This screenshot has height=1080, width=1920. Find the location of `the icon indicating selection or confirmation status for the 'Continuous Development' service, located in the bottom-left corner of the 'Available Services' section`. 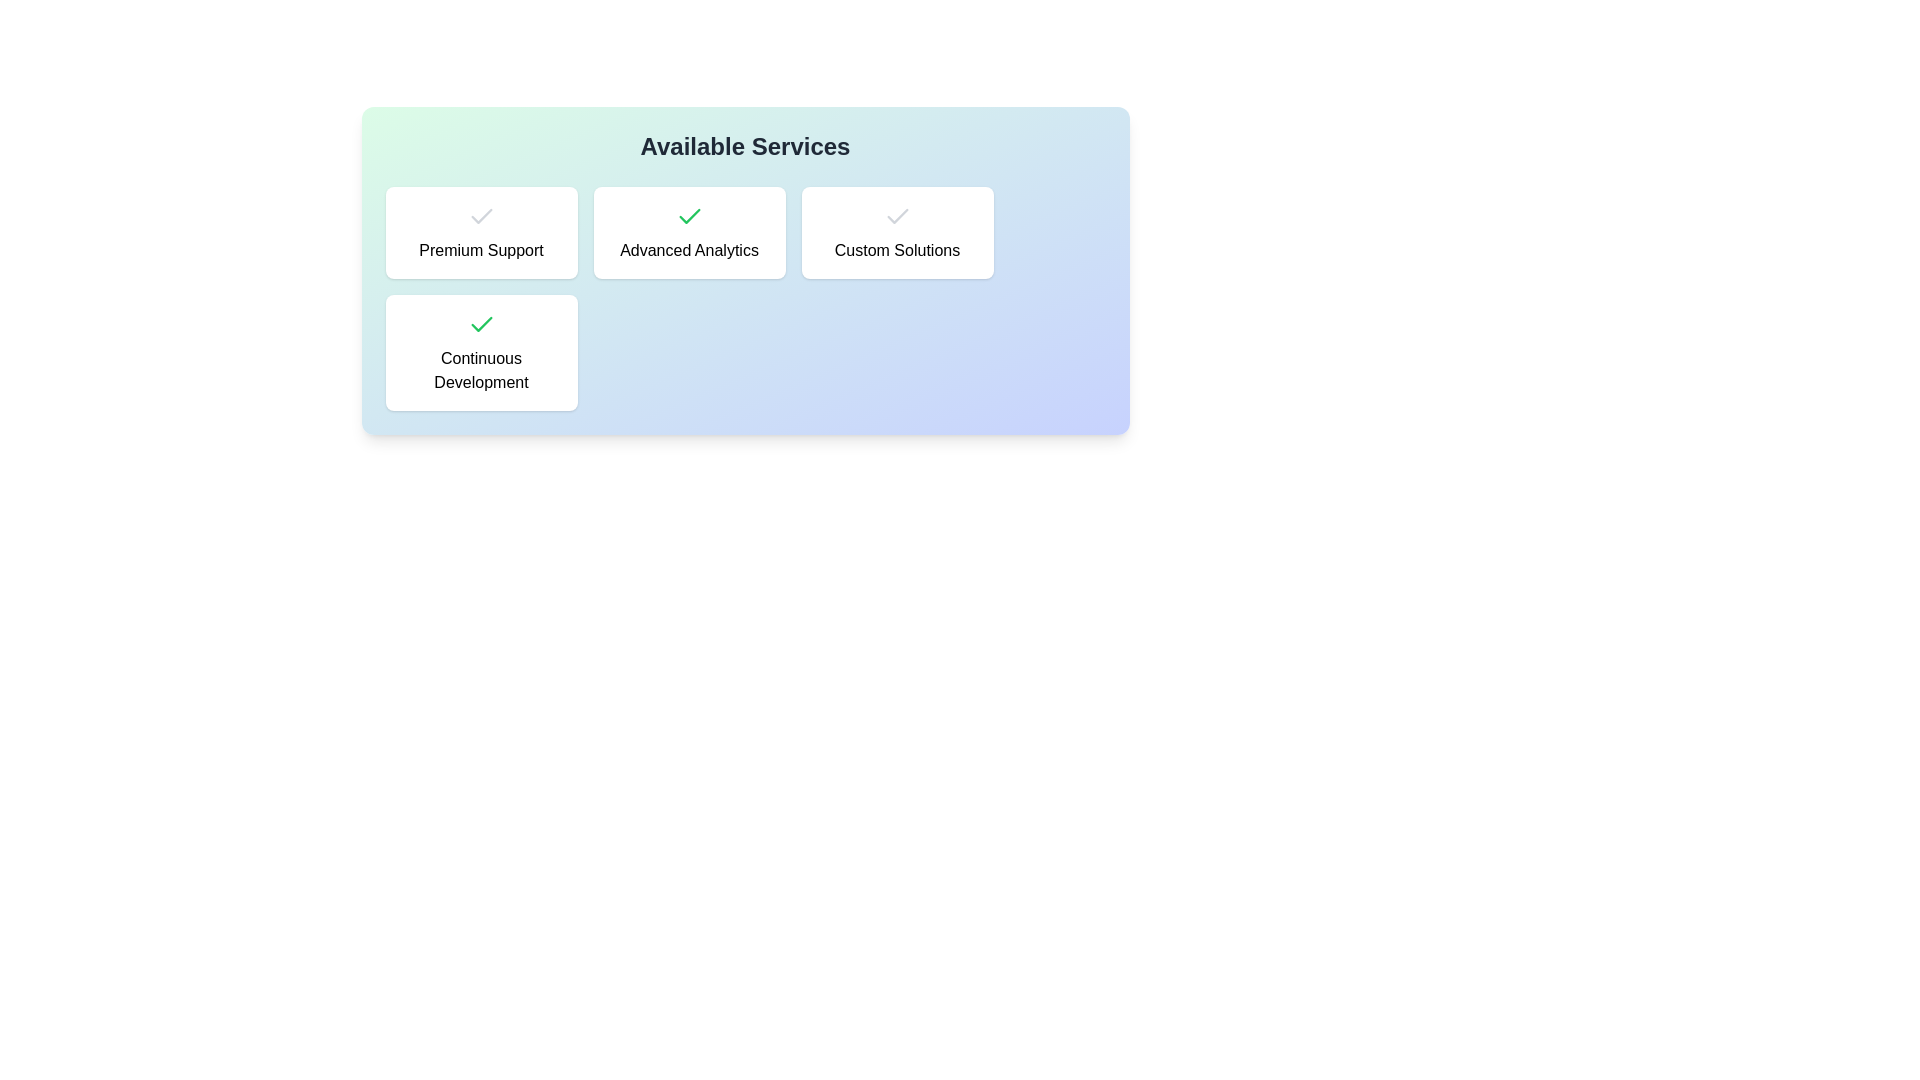

the icon indicating selection or confirmation status for the 'Continuous Development' service, located in the bottom-left corner of the 'Available Services' section is located at coordinates (689, 216).